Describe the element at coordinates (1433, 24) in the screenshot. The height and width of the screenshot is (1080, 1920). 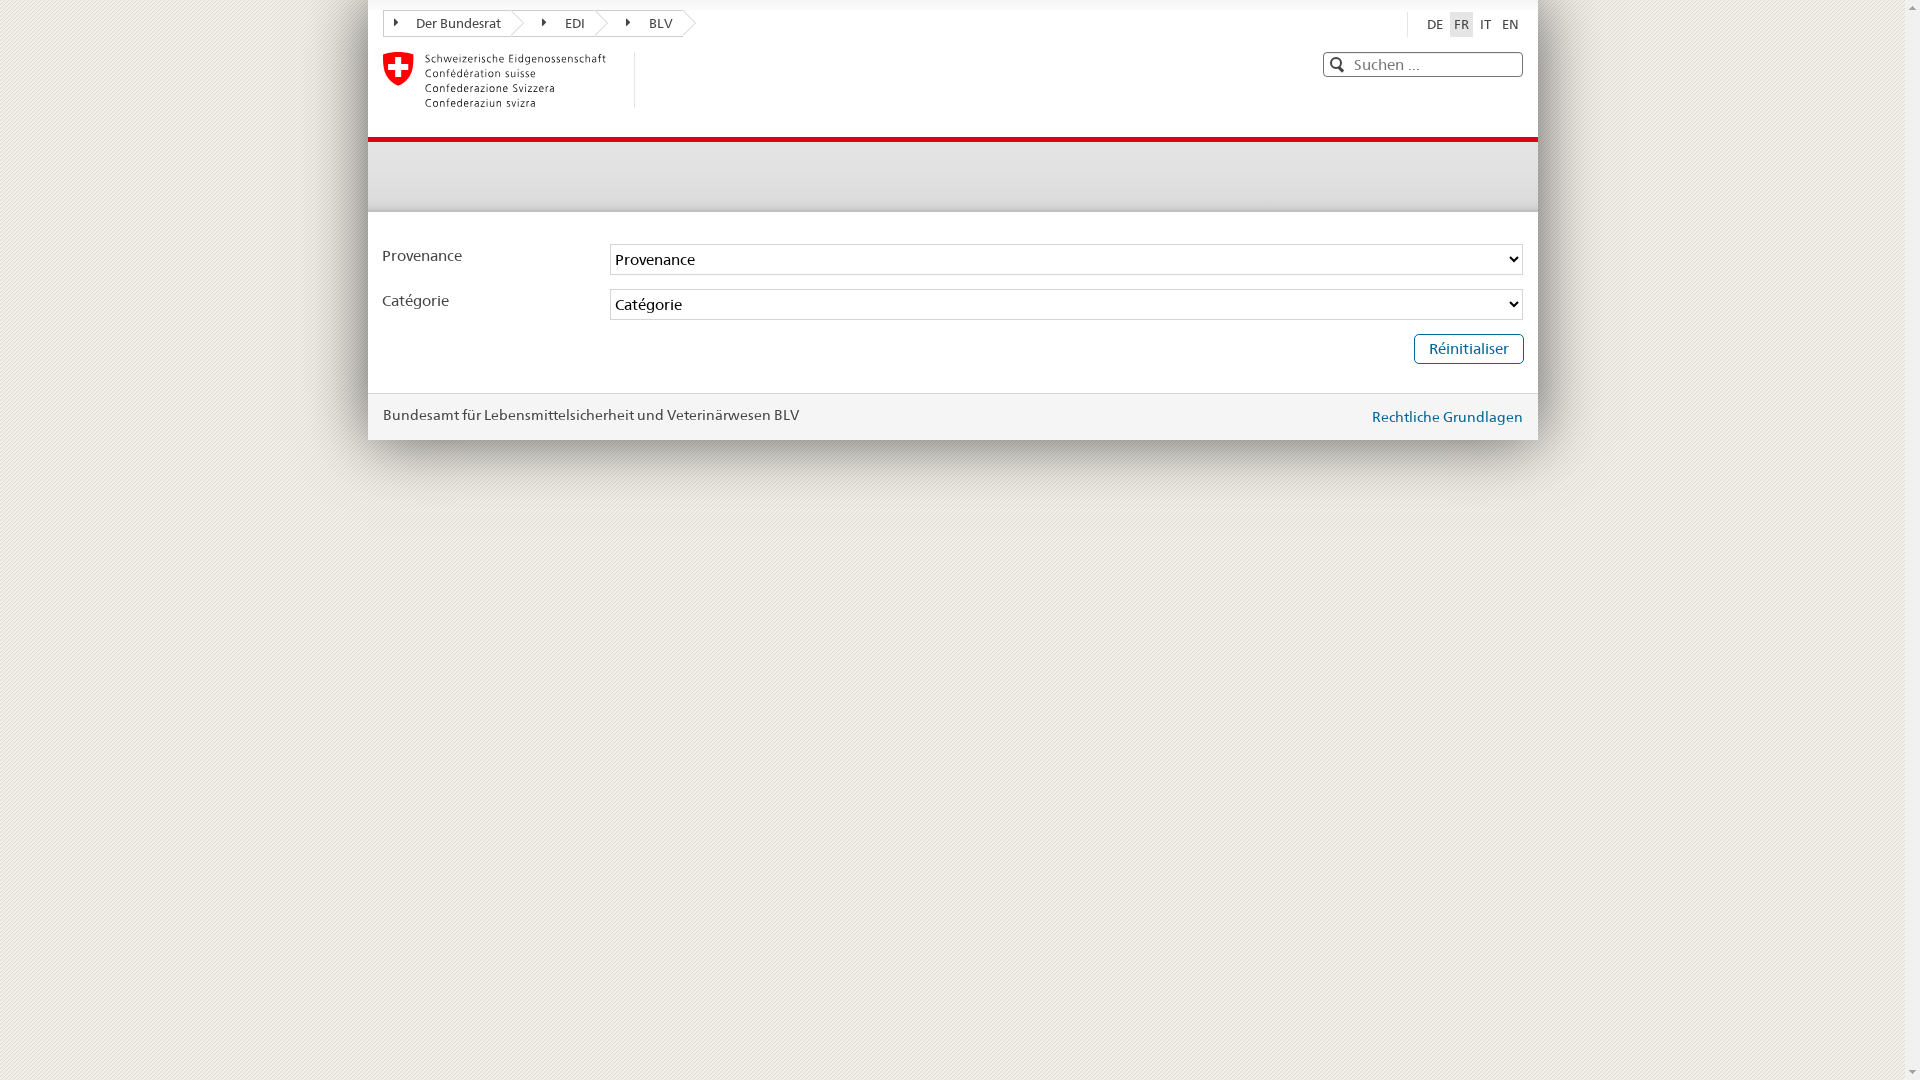
I see `'DE'` at that location.